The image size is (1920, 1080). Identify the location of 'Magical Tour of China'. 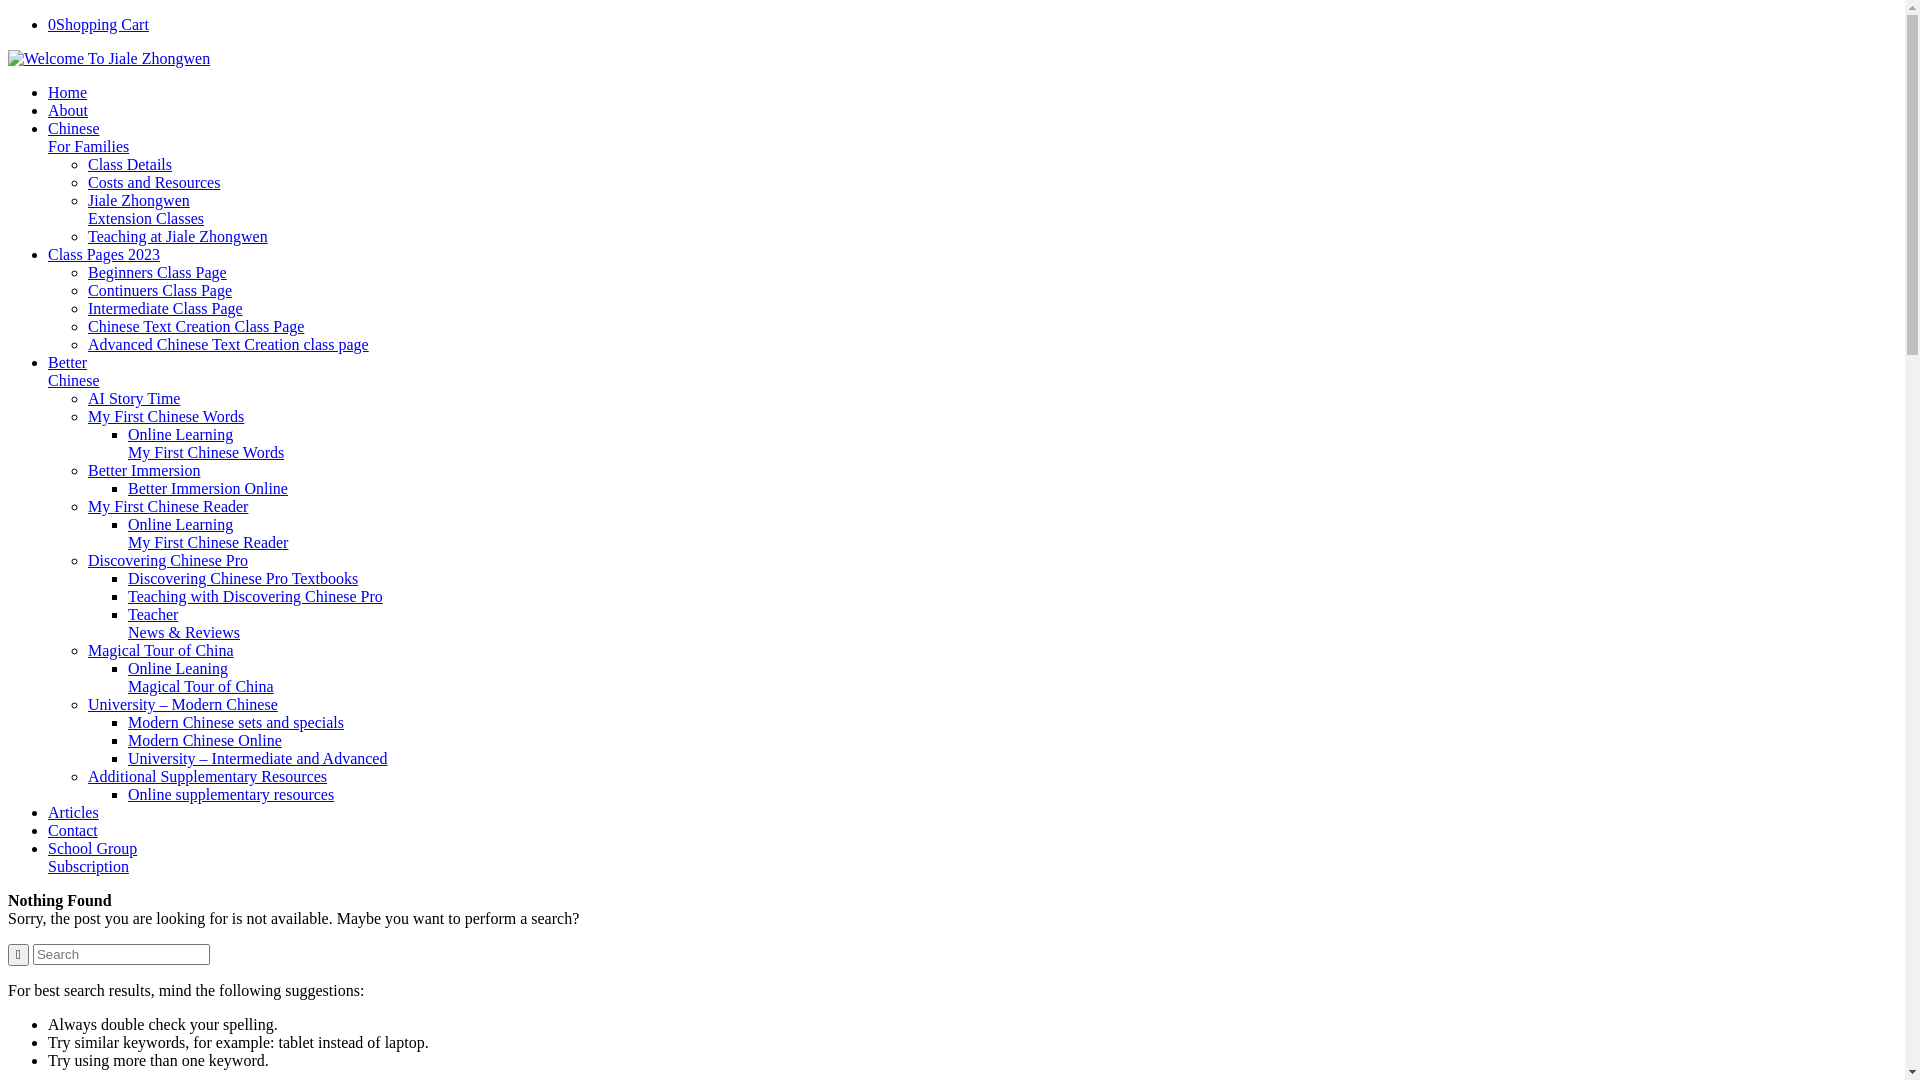
(161, 650).